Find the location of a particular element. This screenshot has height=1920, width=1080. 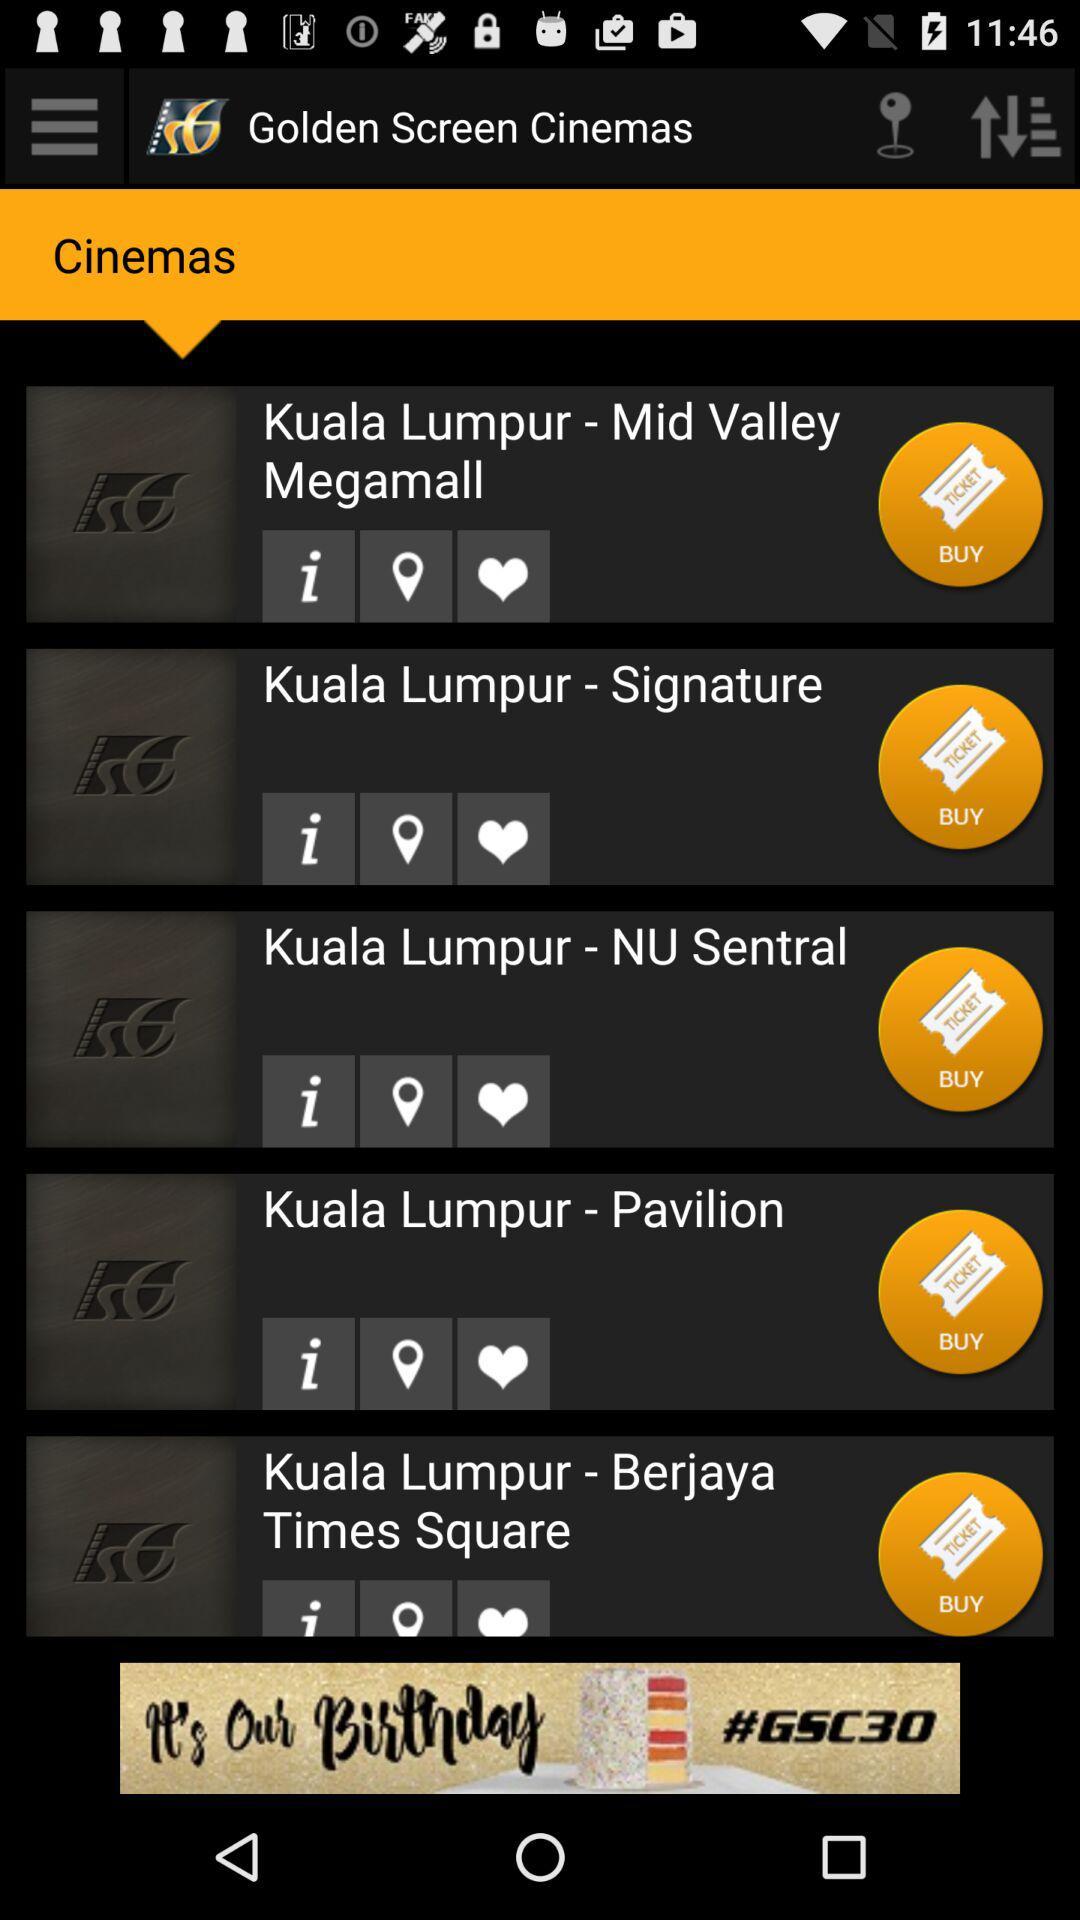

get more information is located at coordinates (308, 1362).